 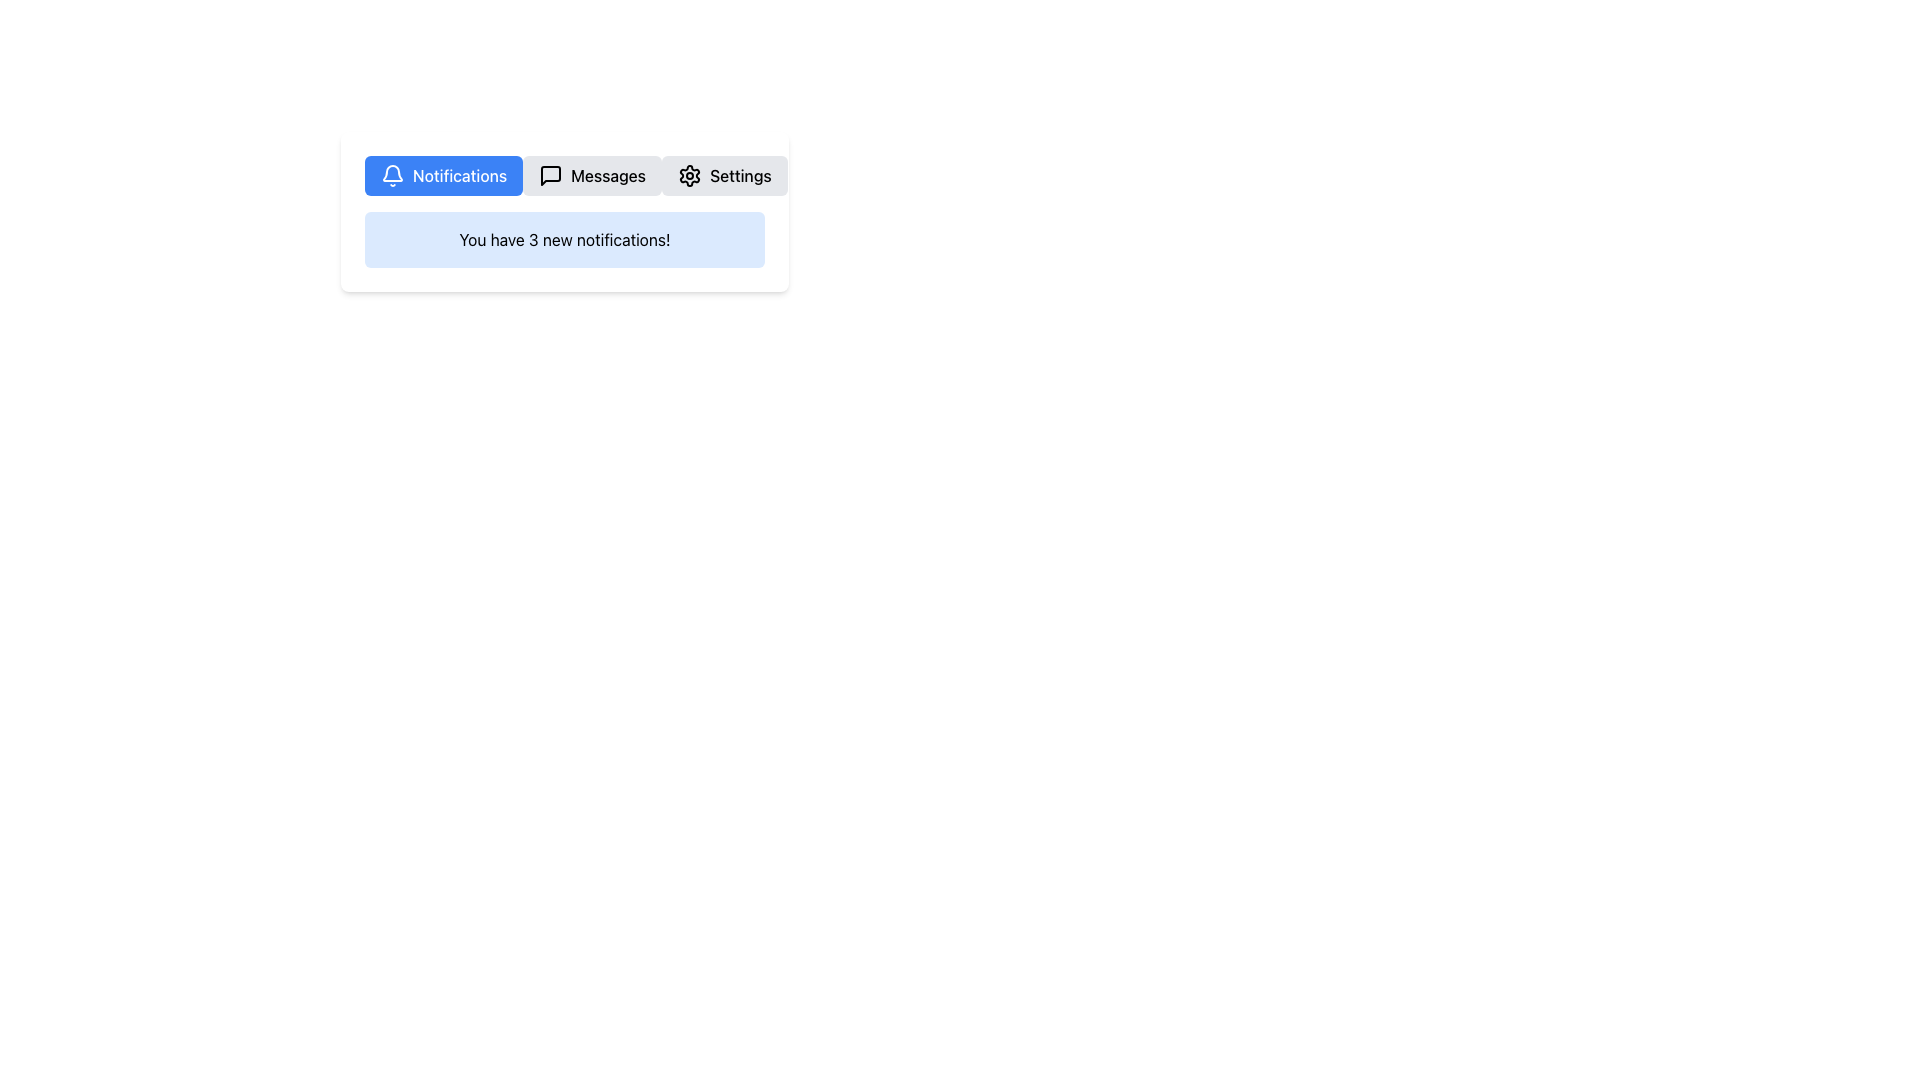 What do you see at coordinates (459, 175) in the screenshot?
I see `the decorative text label located in the horizontal navigation bar, positioned to the right of the bell-shaped icon` at bounding box center [459, 175].